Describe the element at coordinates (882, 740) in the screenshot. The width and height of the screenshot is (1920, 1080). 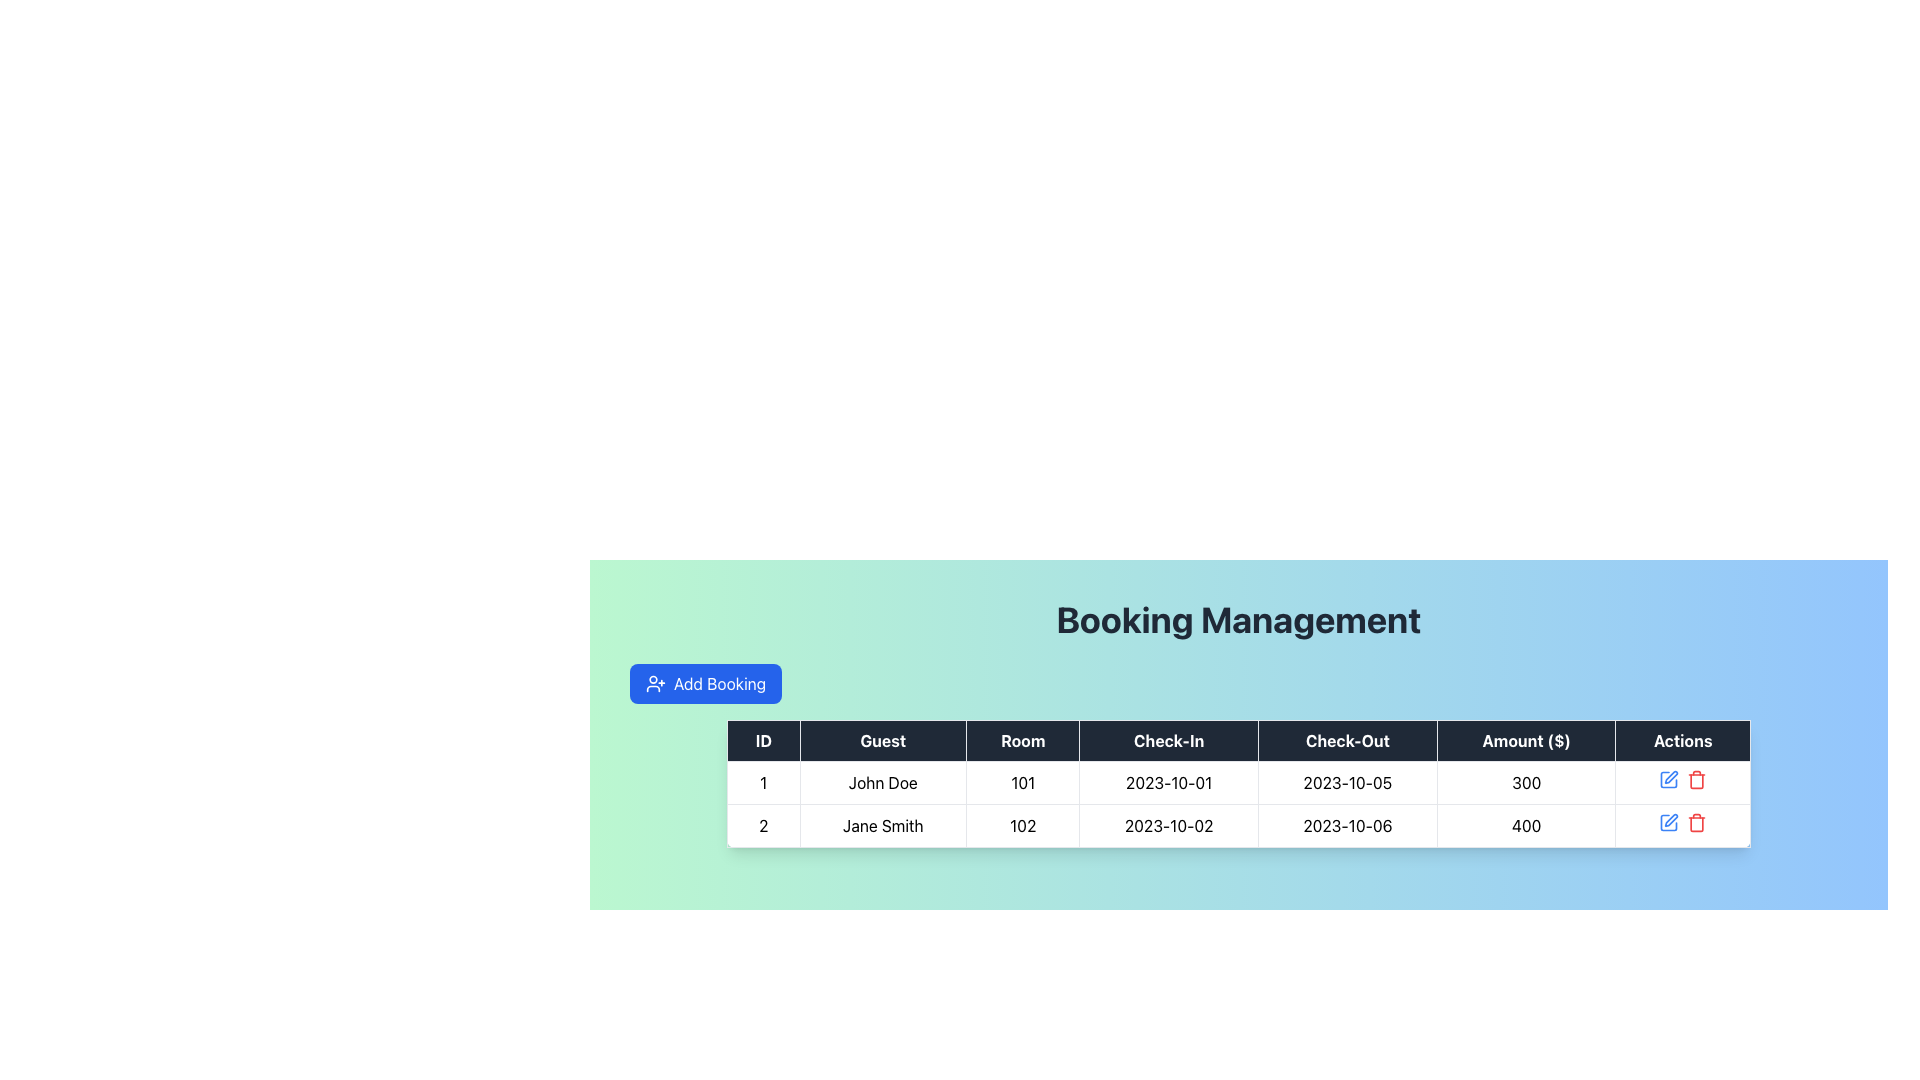
I see `the table header cell labeled 'Guest', which is the second column header with a dark background and white text` at that location.